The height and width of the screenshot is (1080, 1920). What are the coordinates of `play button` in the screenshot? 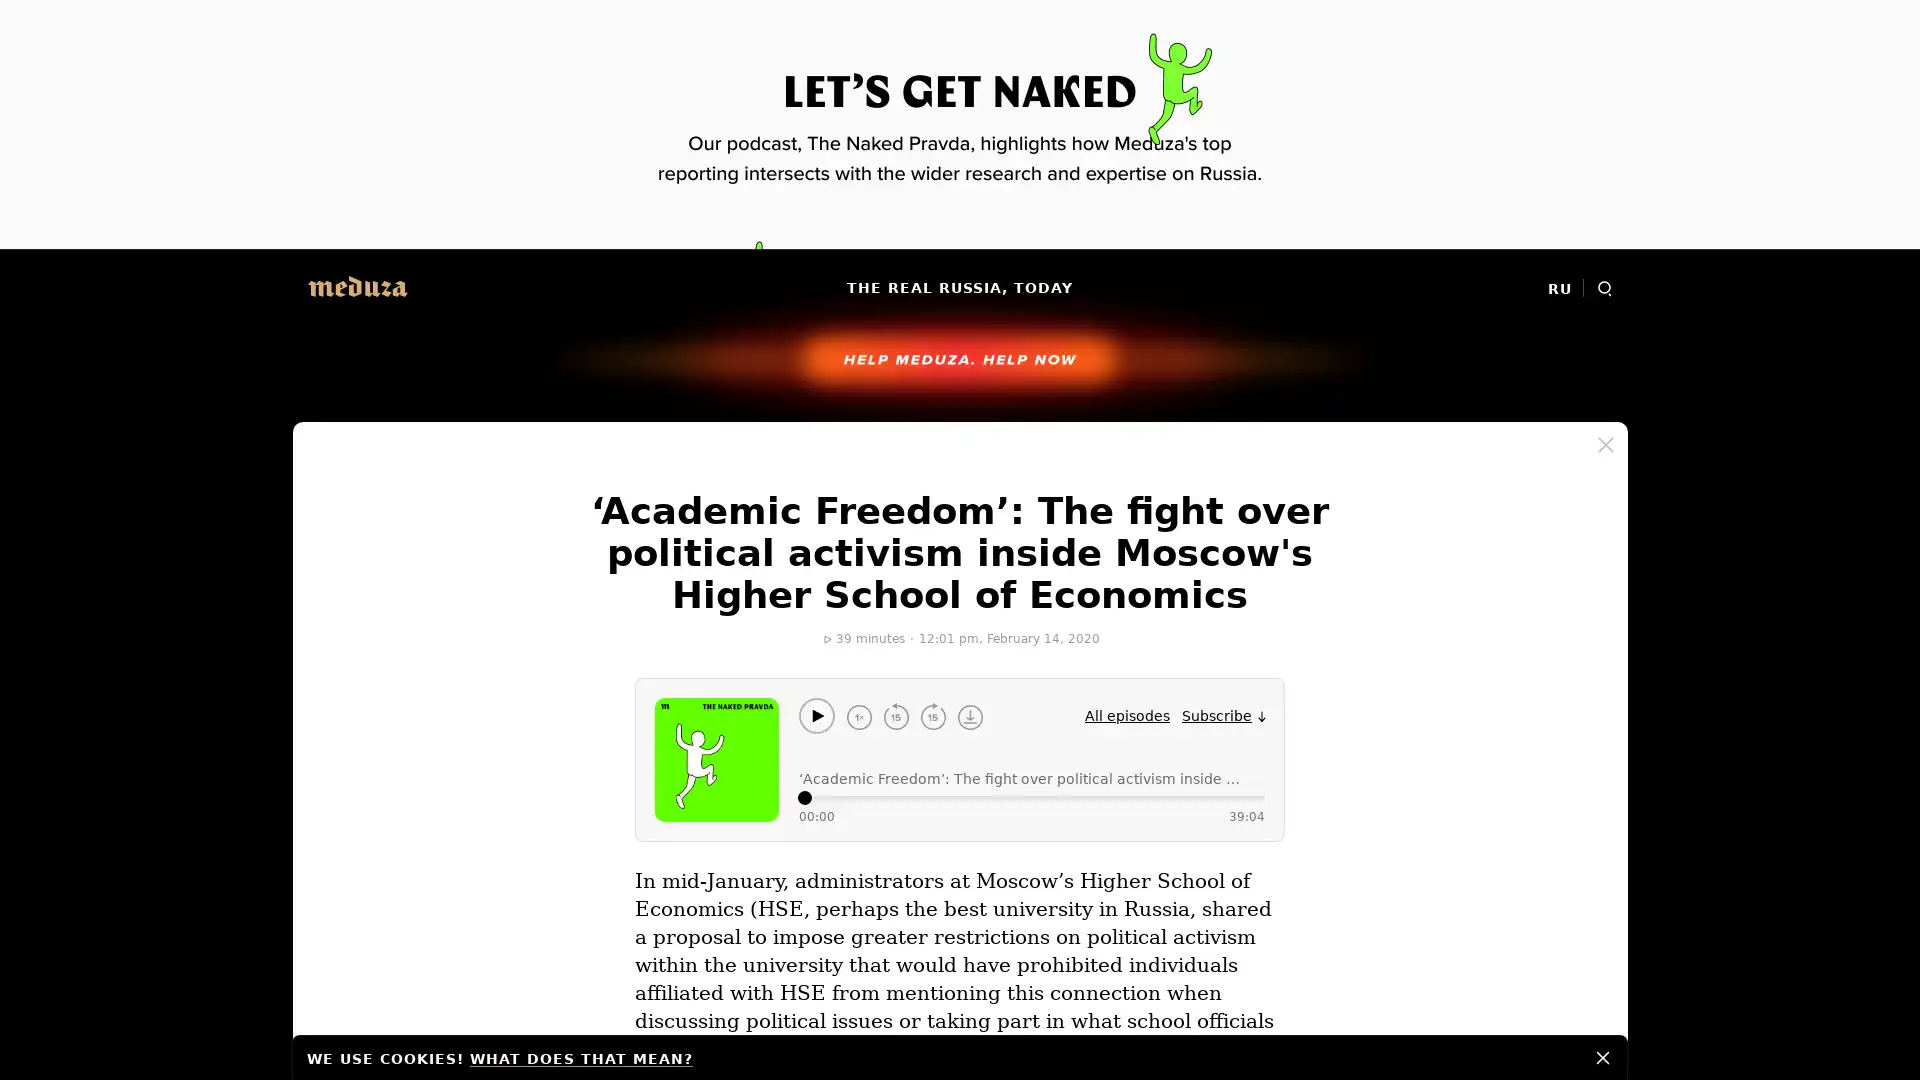 It's located at (816, 715).